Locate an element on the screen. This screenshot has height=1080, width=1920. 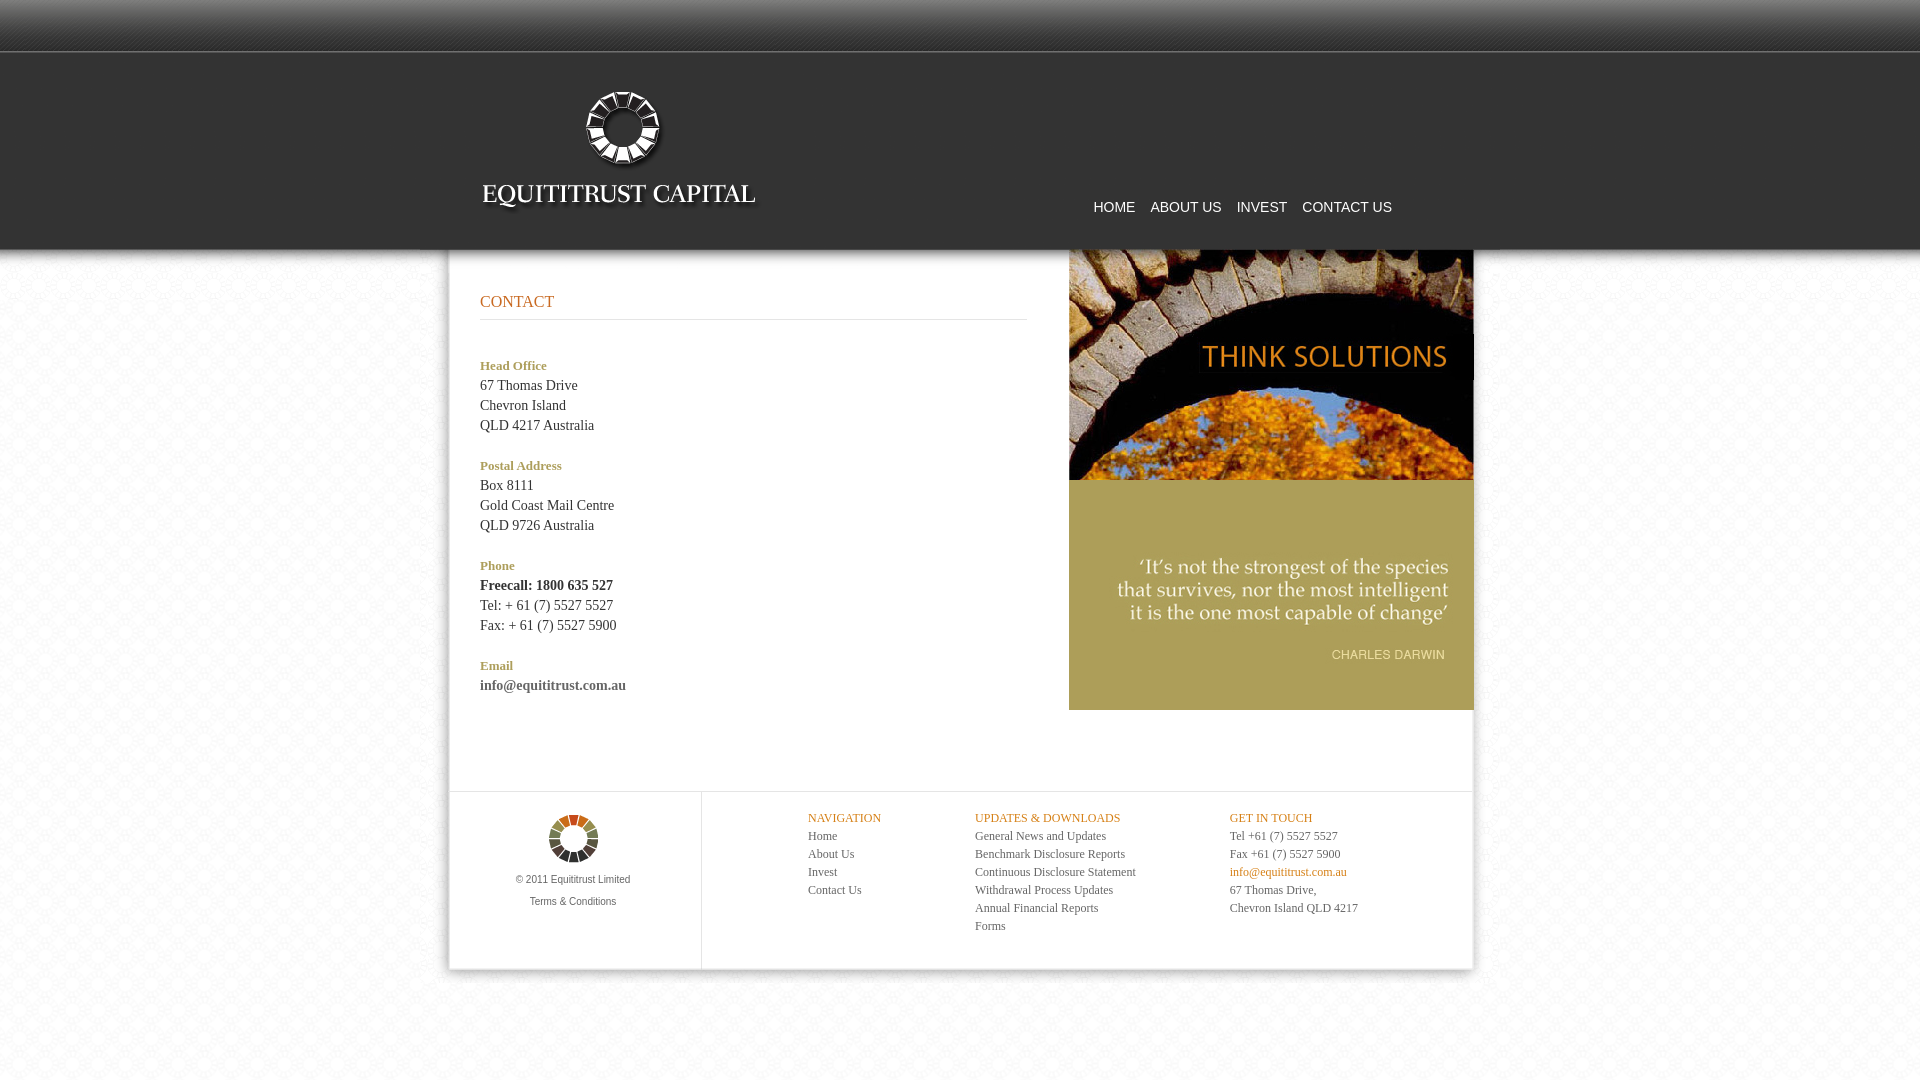
'Withdrawal Process Updates' is located at coordinates (1042, 889).